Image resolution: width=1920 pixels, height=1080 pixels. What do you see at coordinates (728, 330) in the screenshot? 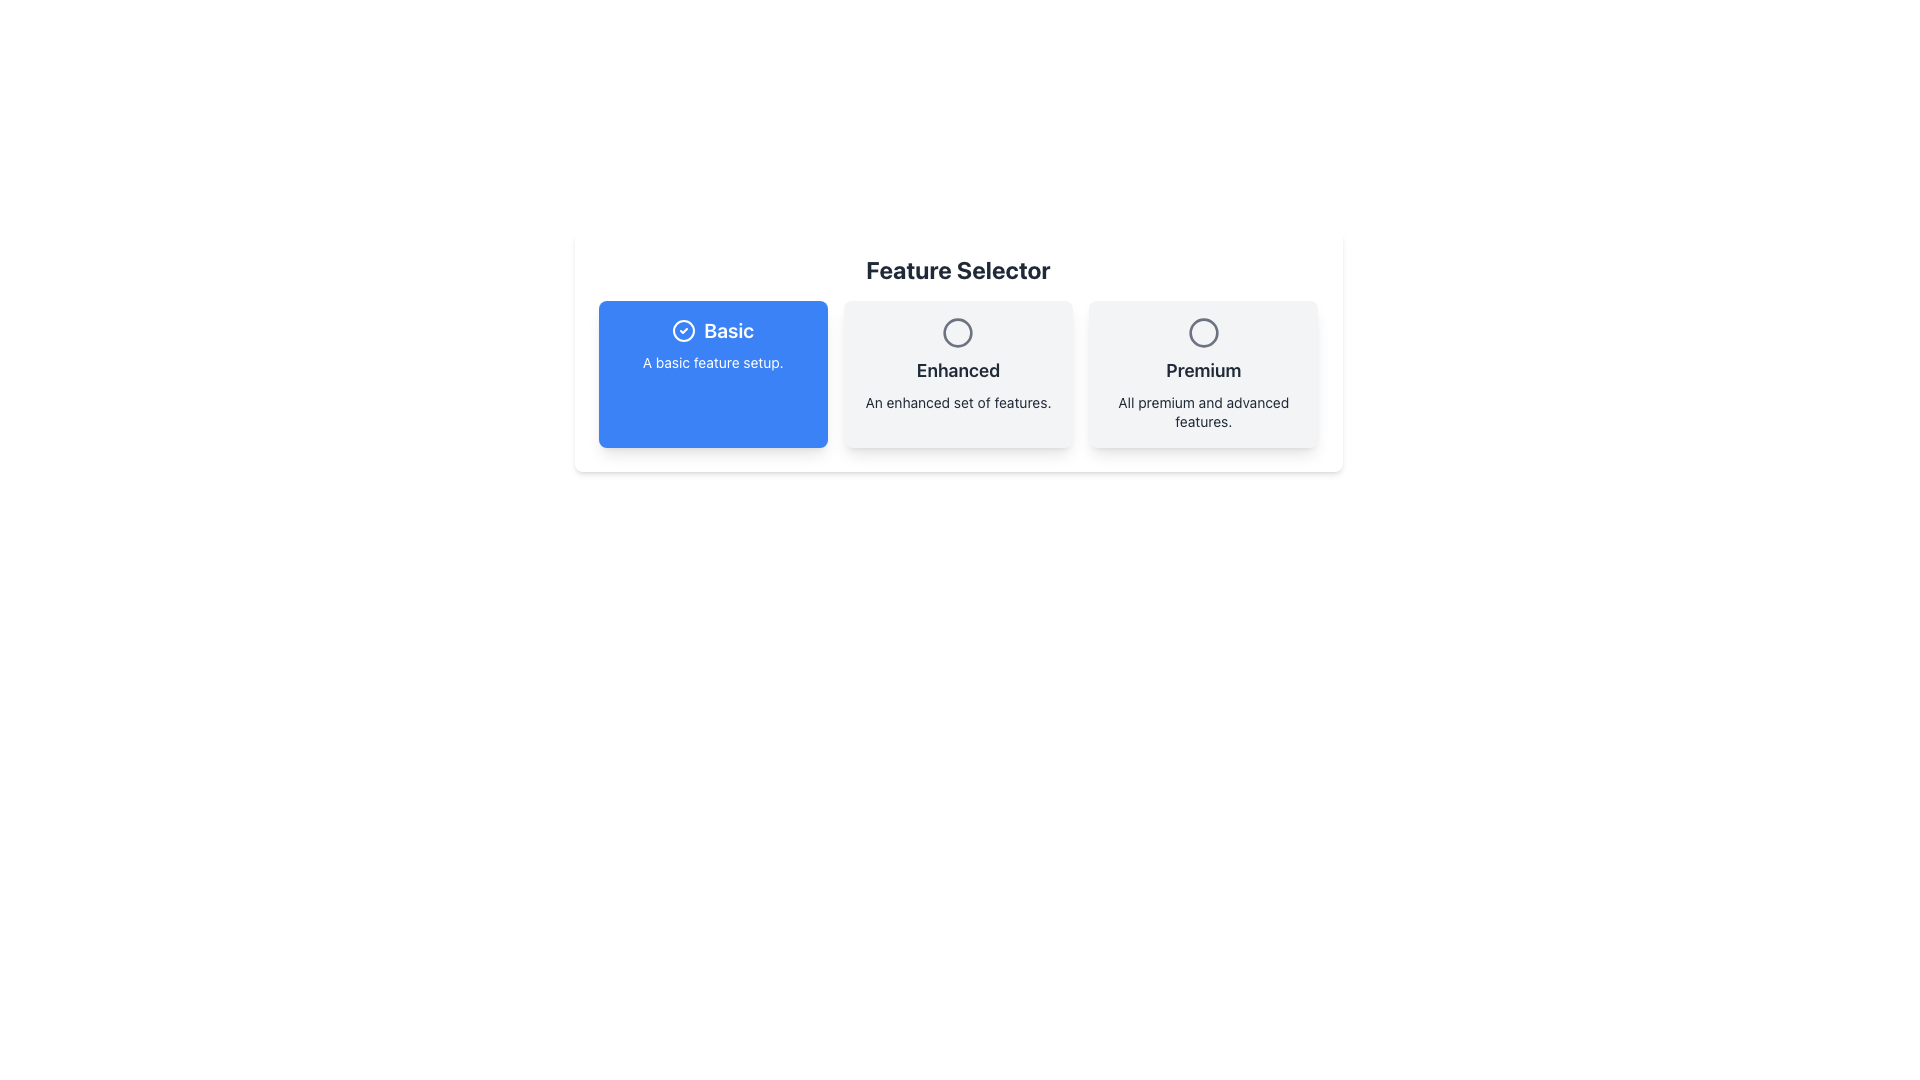
I see `the 'Basic' text label, which is styled in bold, large white font on a blue background, centrally located within the first card of a horizontal list of options` at bounding box center [728, 330].